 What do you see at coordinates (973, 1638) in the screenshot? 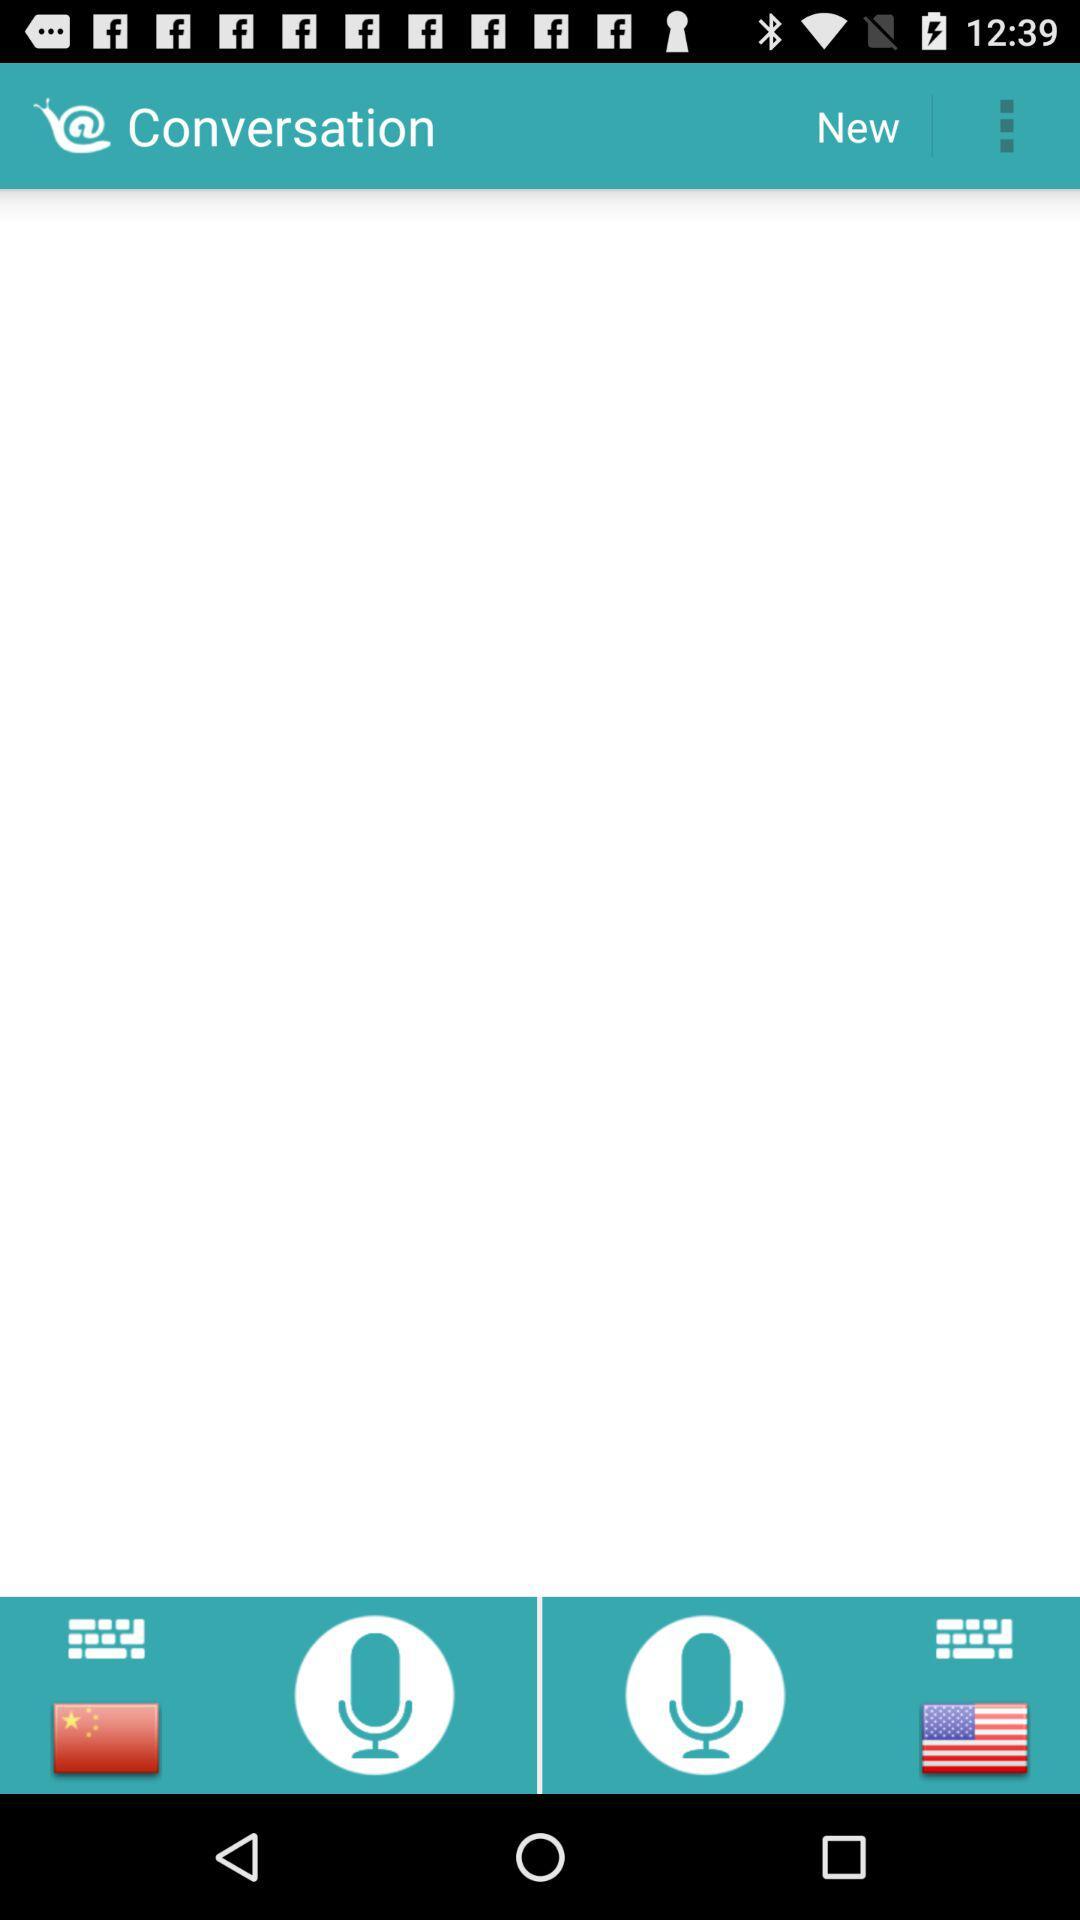
I see `type word` at bounding box center [973, 1638].